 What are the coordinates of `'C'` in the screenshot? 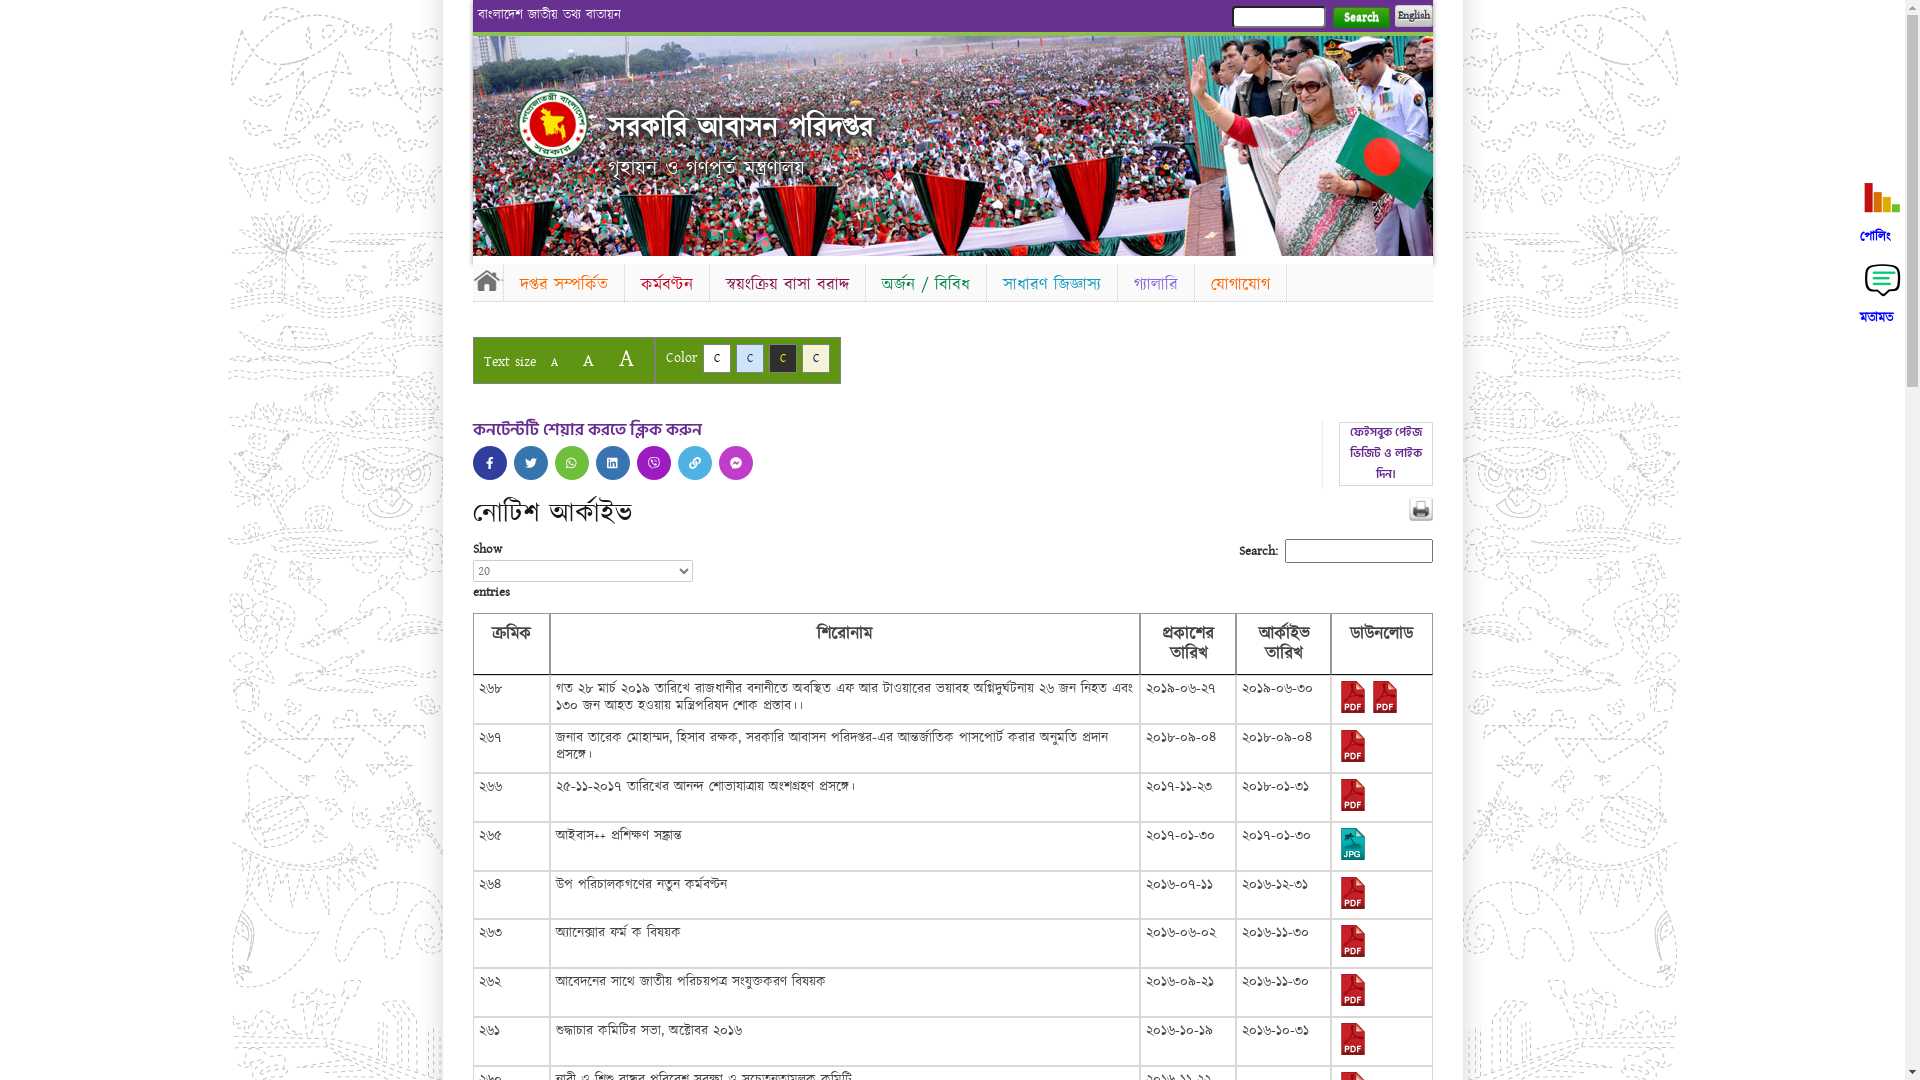 It's located at (801, 357).